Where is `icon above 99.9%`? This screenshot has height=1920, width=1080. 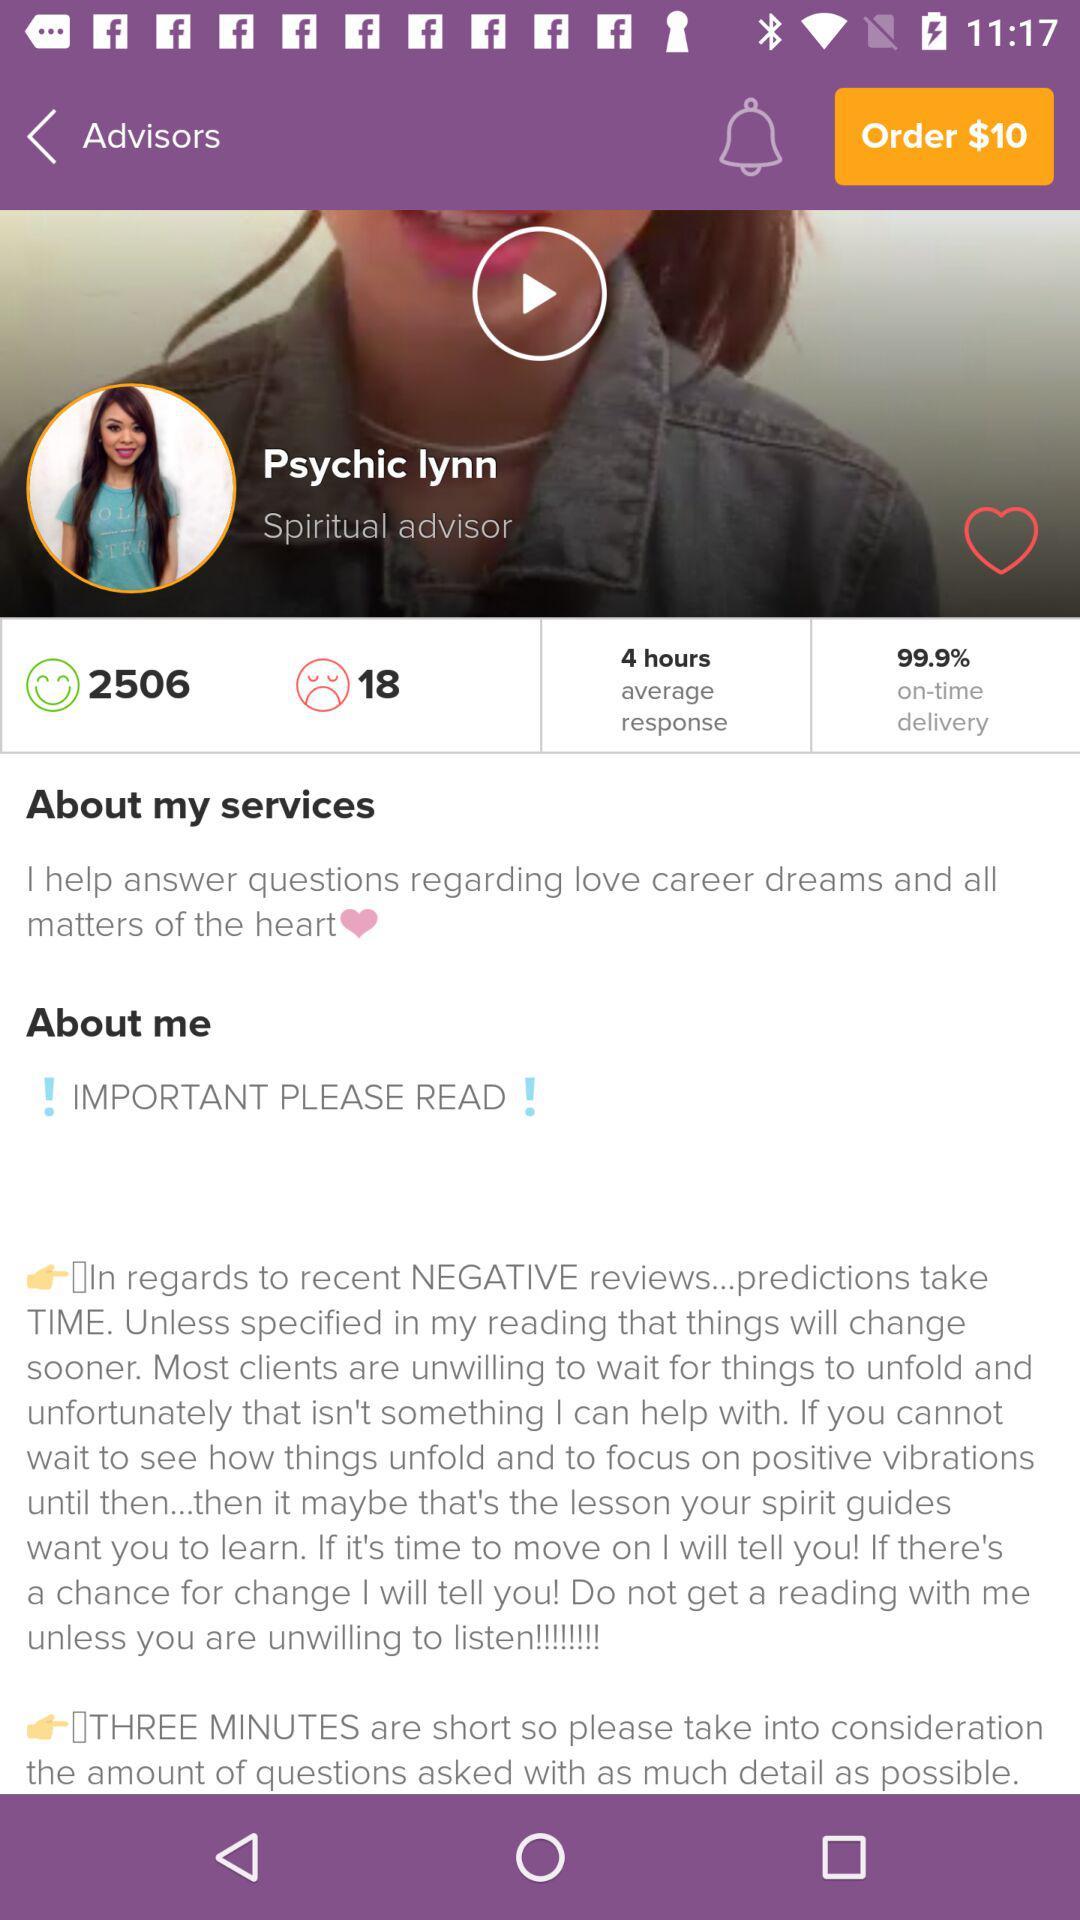 icon above 99.9% is located at coordinates (1001, 540).